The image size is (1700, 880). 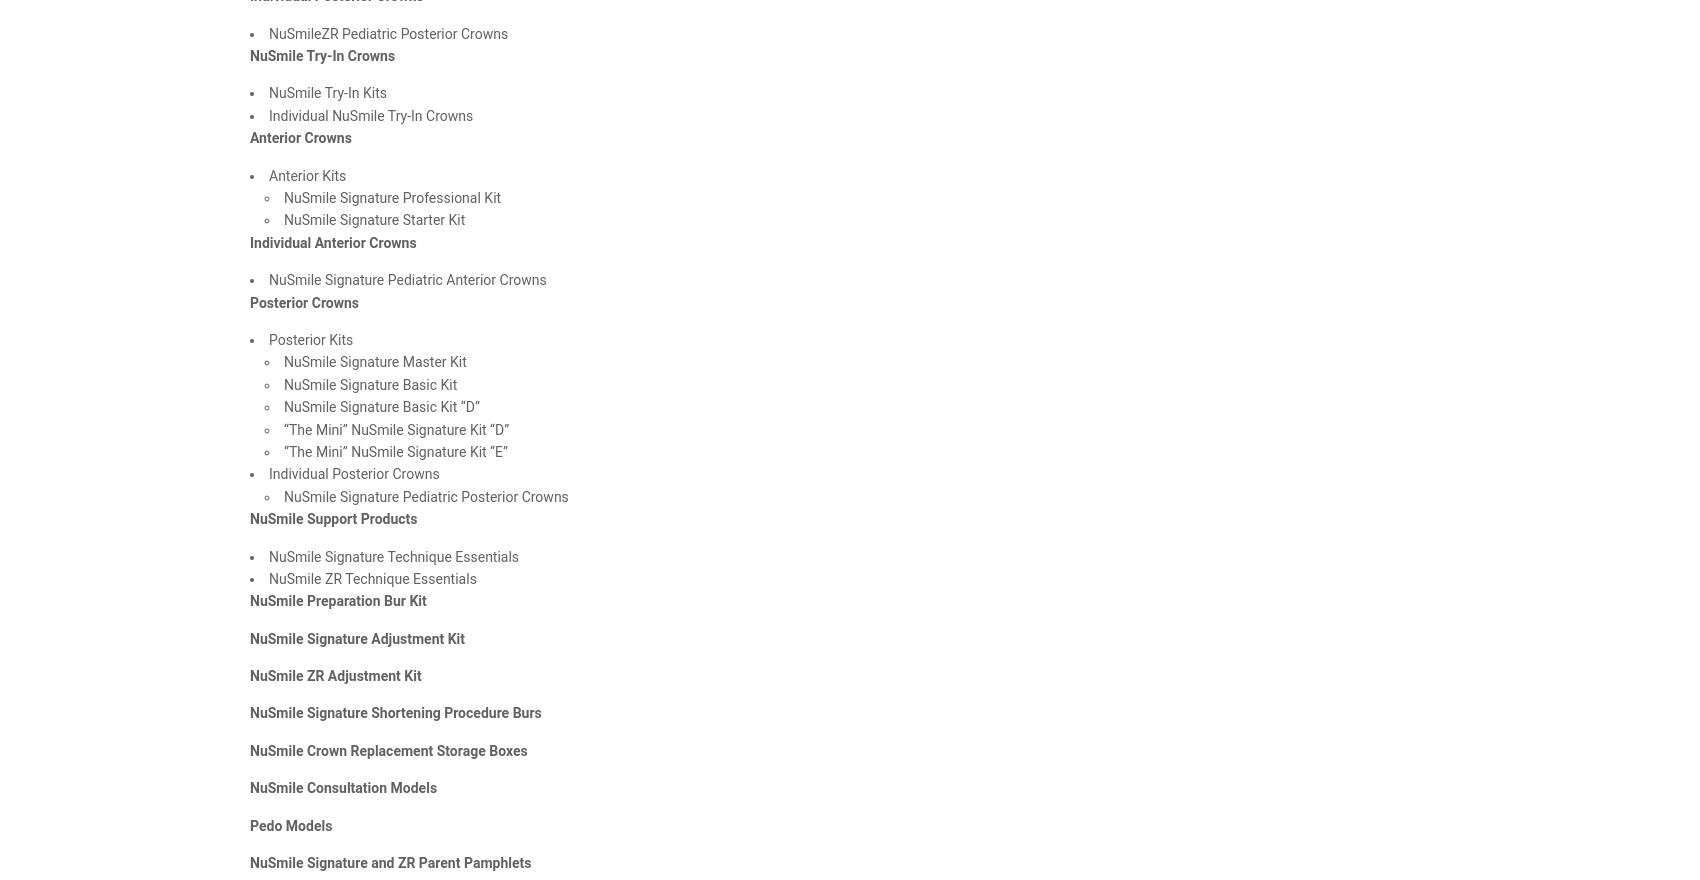 What do you see at coordinates (394, 712) in the screenshot?
I see `'NuSmile Signature Shortening Procedure Burs'` at bounding box center [394, 712].